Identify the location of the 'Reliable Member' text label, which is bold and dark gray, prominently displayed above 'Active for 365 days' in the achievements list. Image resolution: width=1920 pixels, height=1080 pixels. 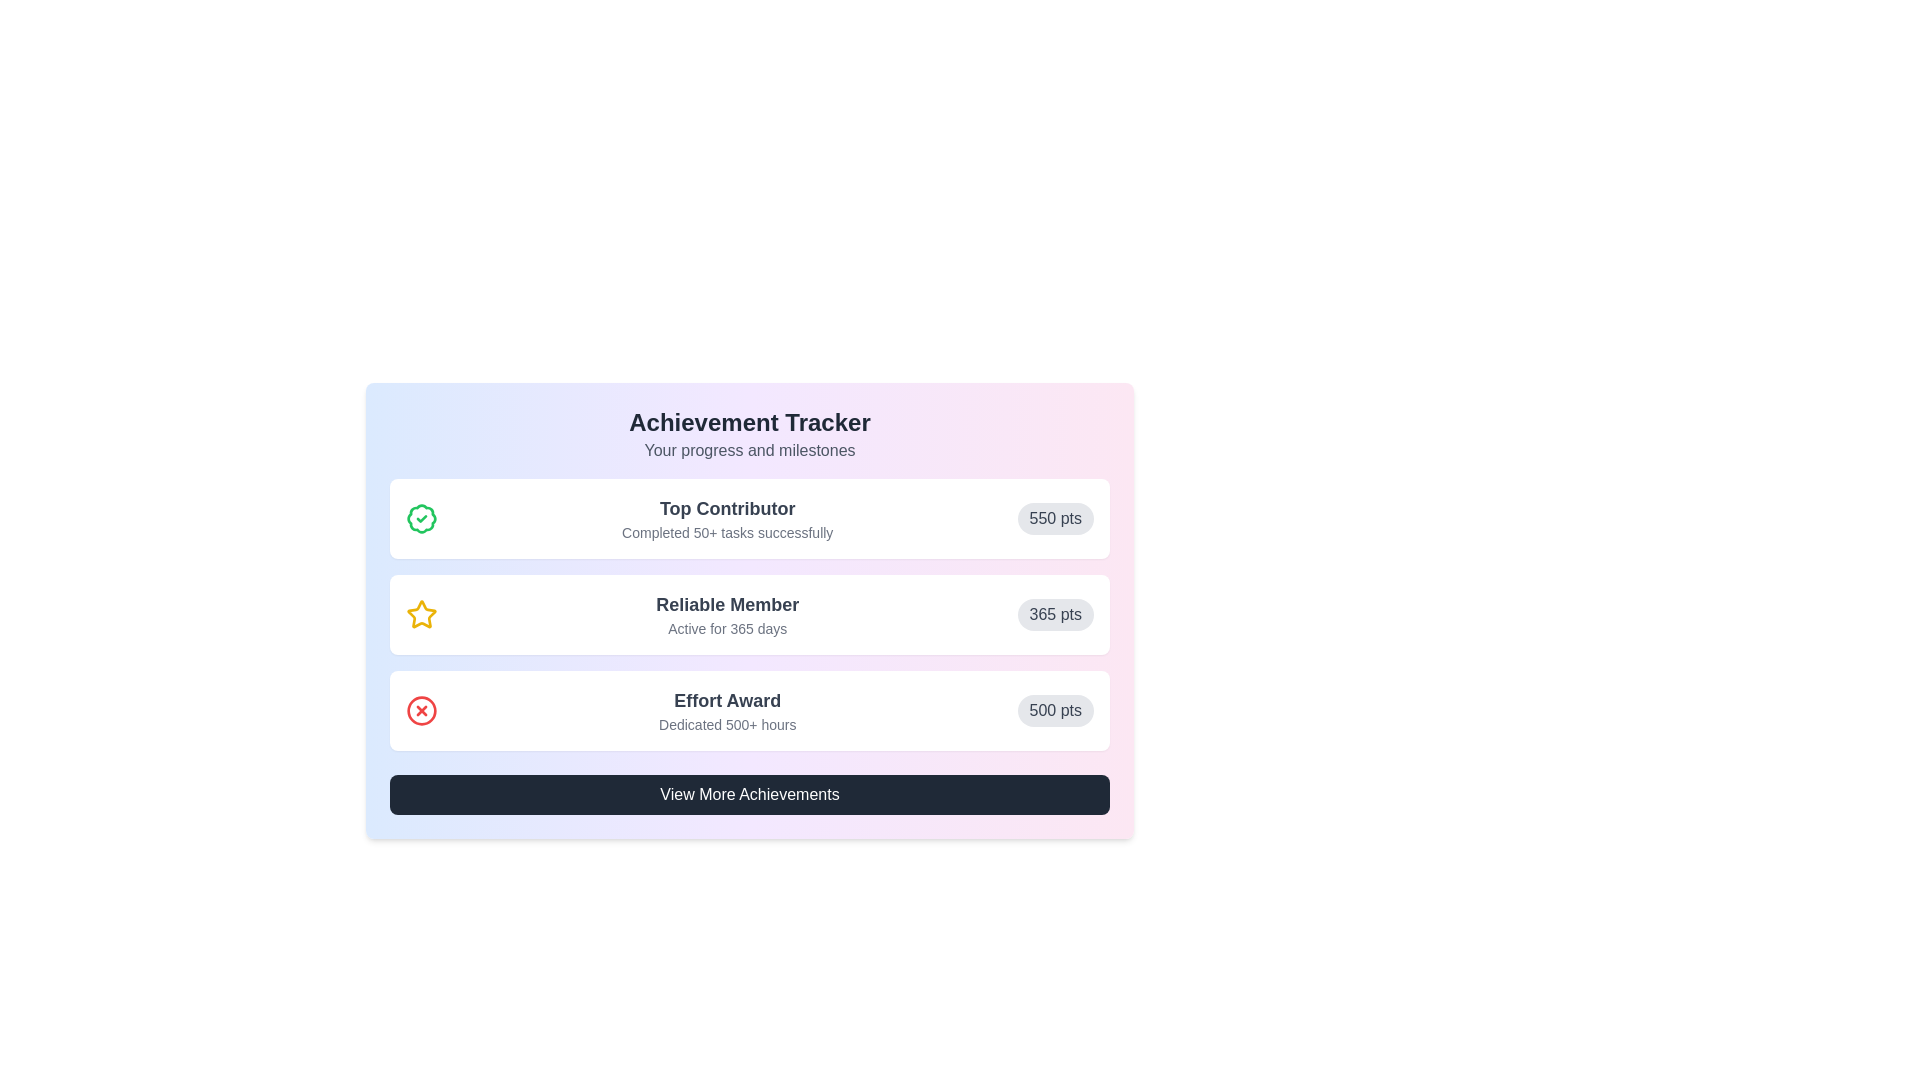
(726, 604).